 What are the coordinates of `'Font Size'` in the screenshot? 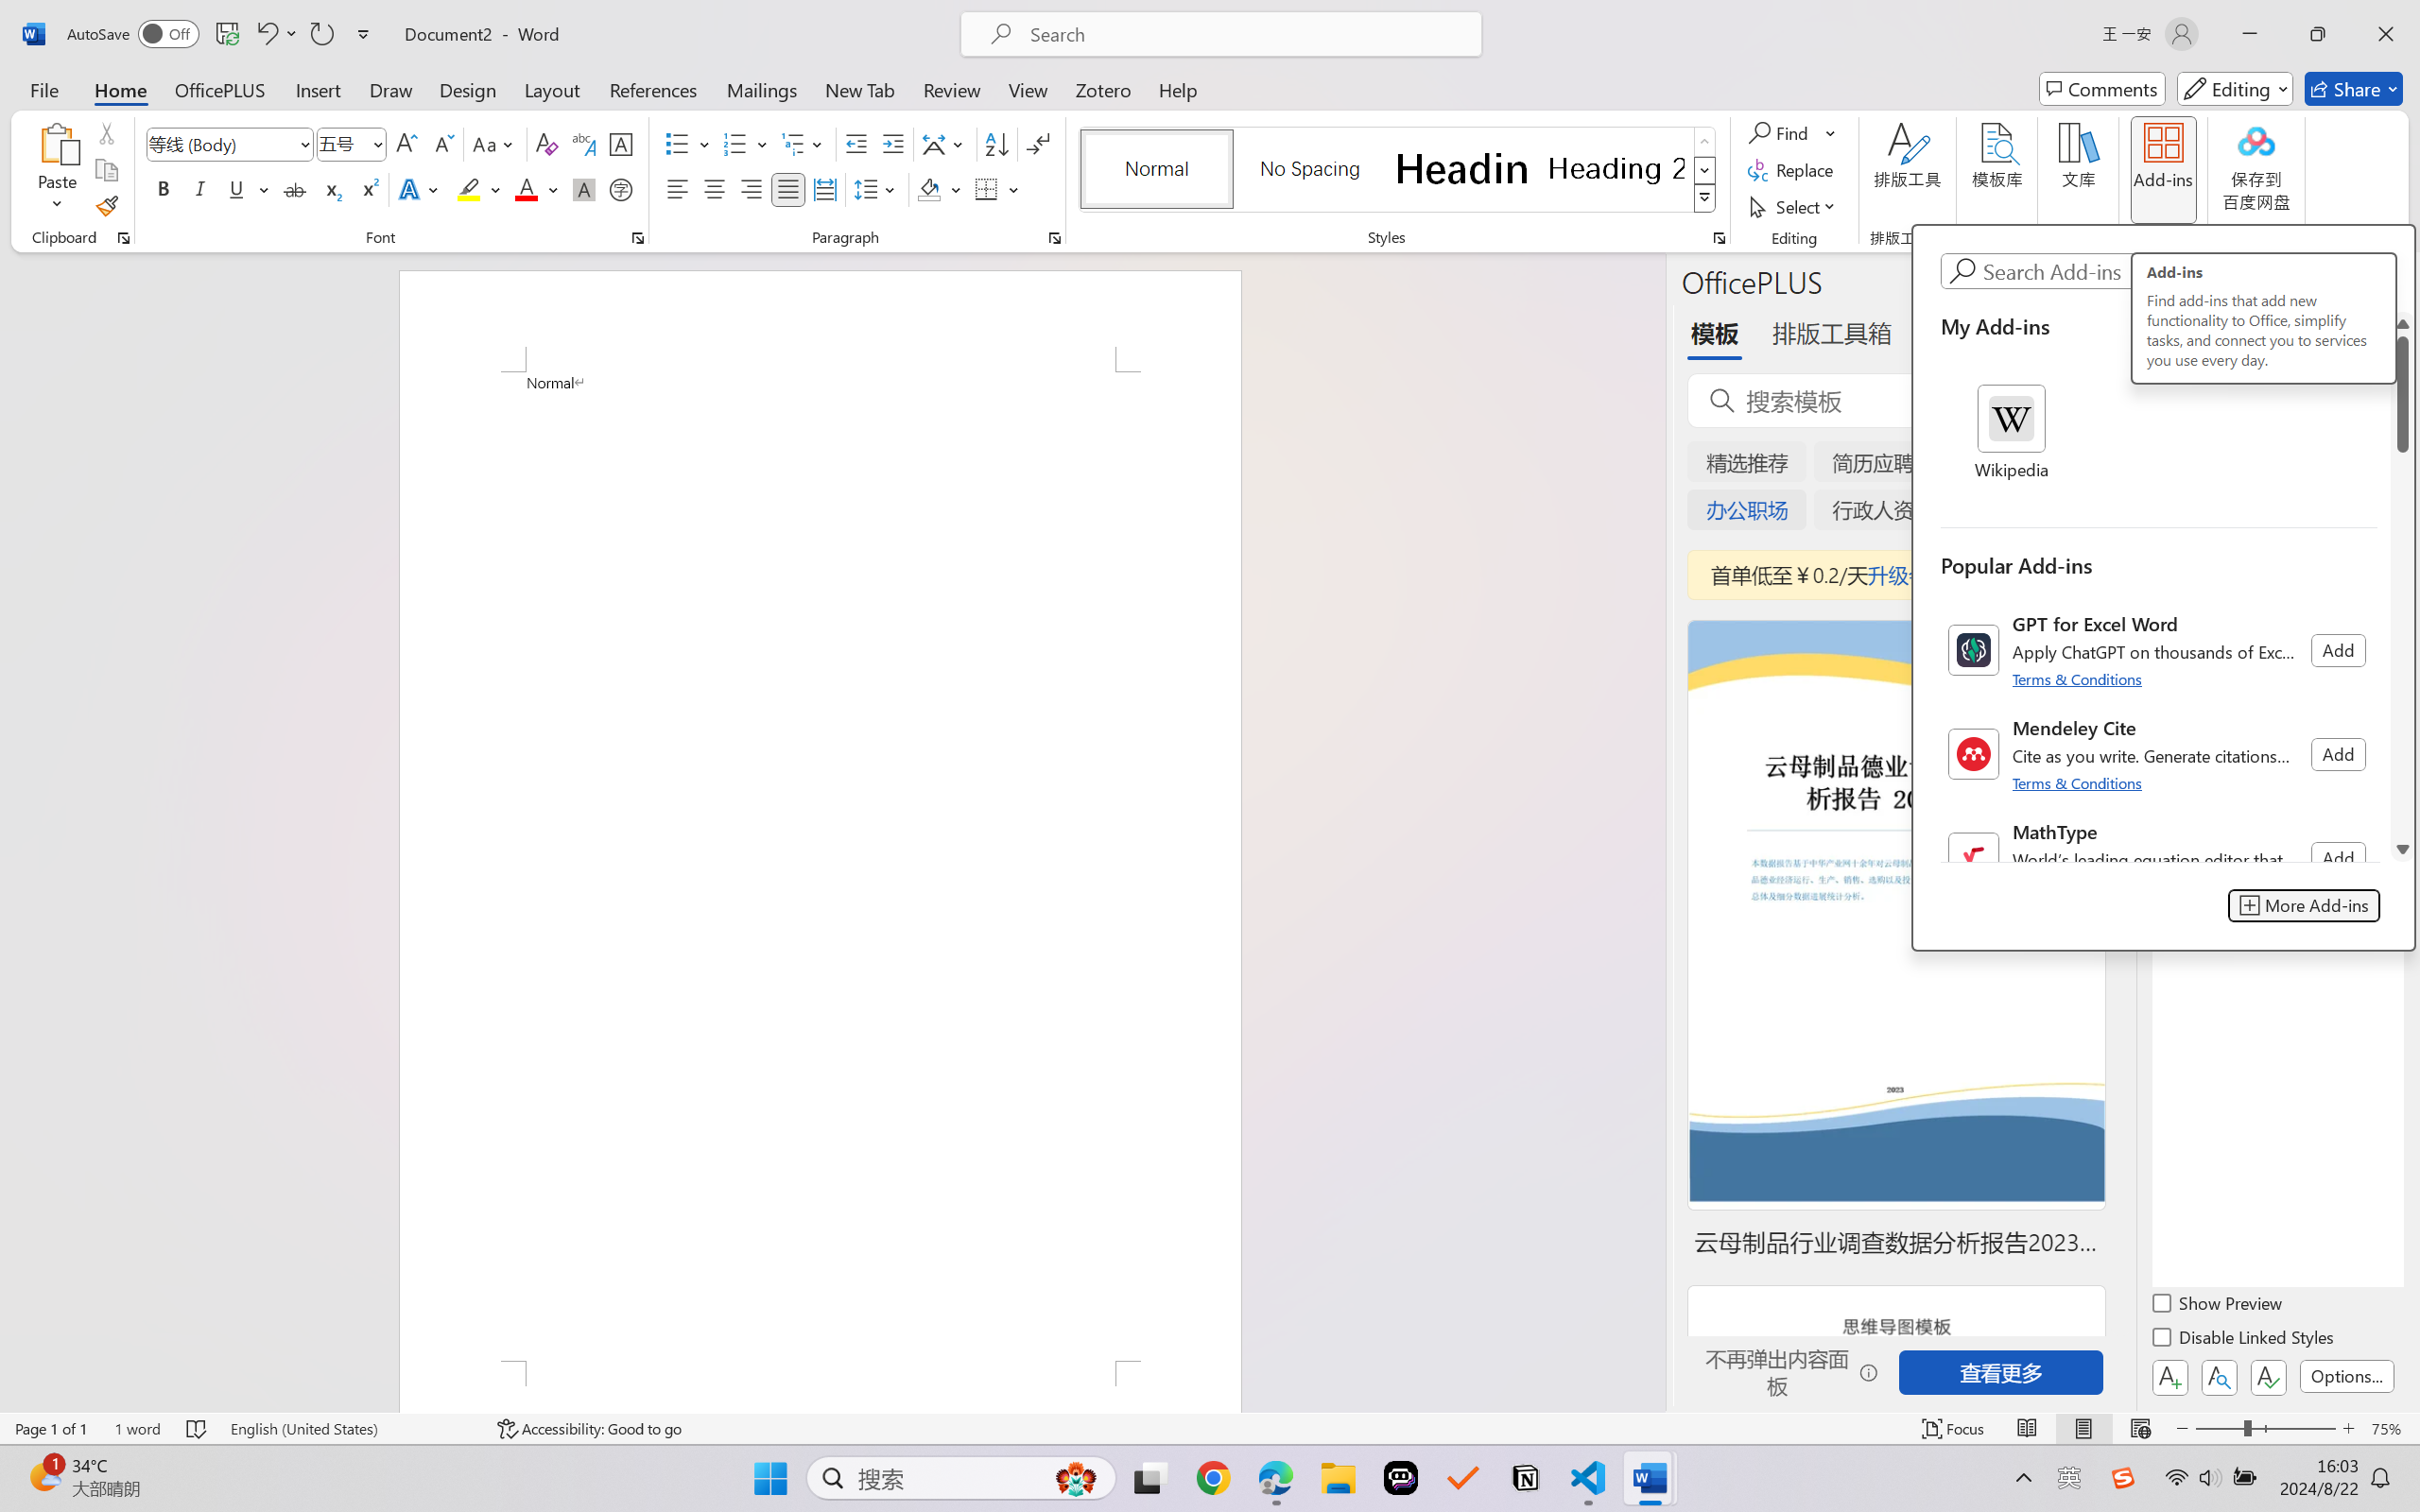 It's located at (351, 144).